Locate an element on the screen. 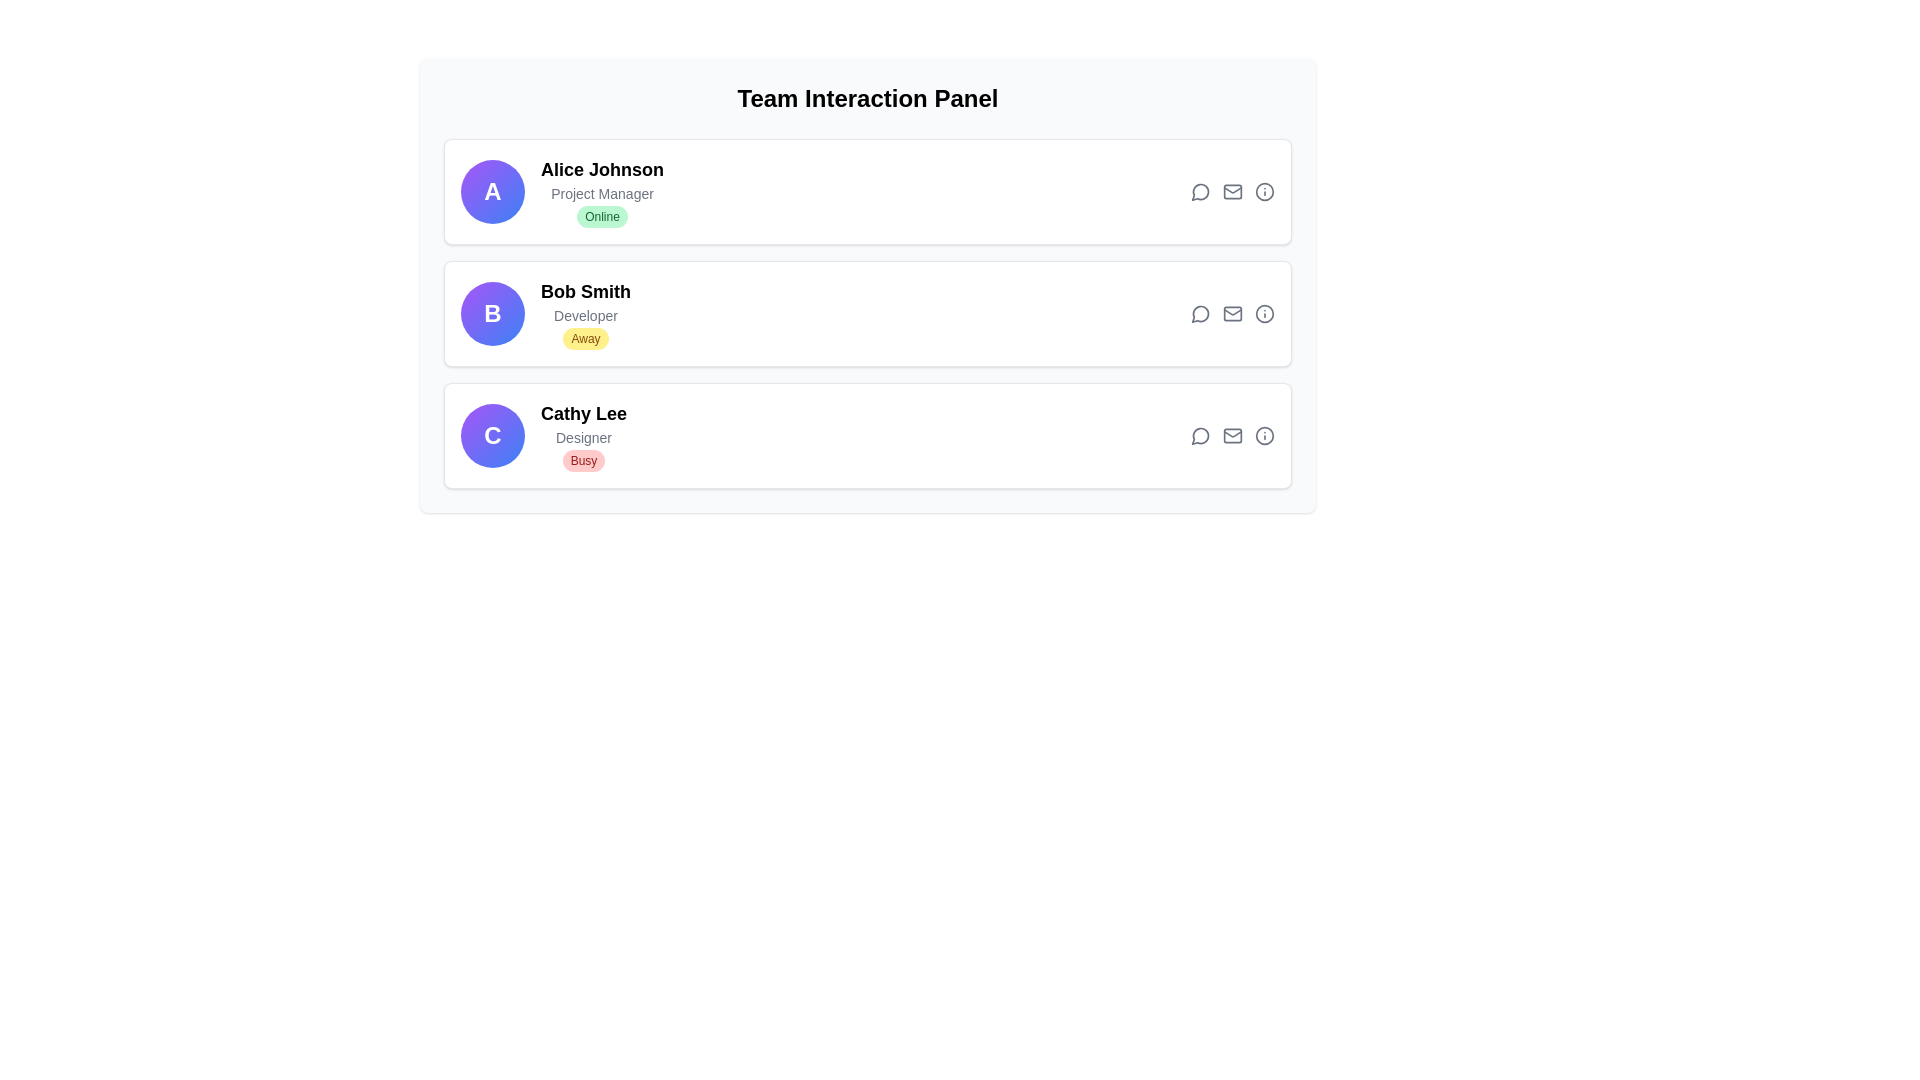 The height and width of the screenshot is (1080, 1920). the Profile Avatar representing user 'Bob Smith', which displays the initial 'B' and is located at the leftmost side of the user profile card is located at coordinates (493, 313).